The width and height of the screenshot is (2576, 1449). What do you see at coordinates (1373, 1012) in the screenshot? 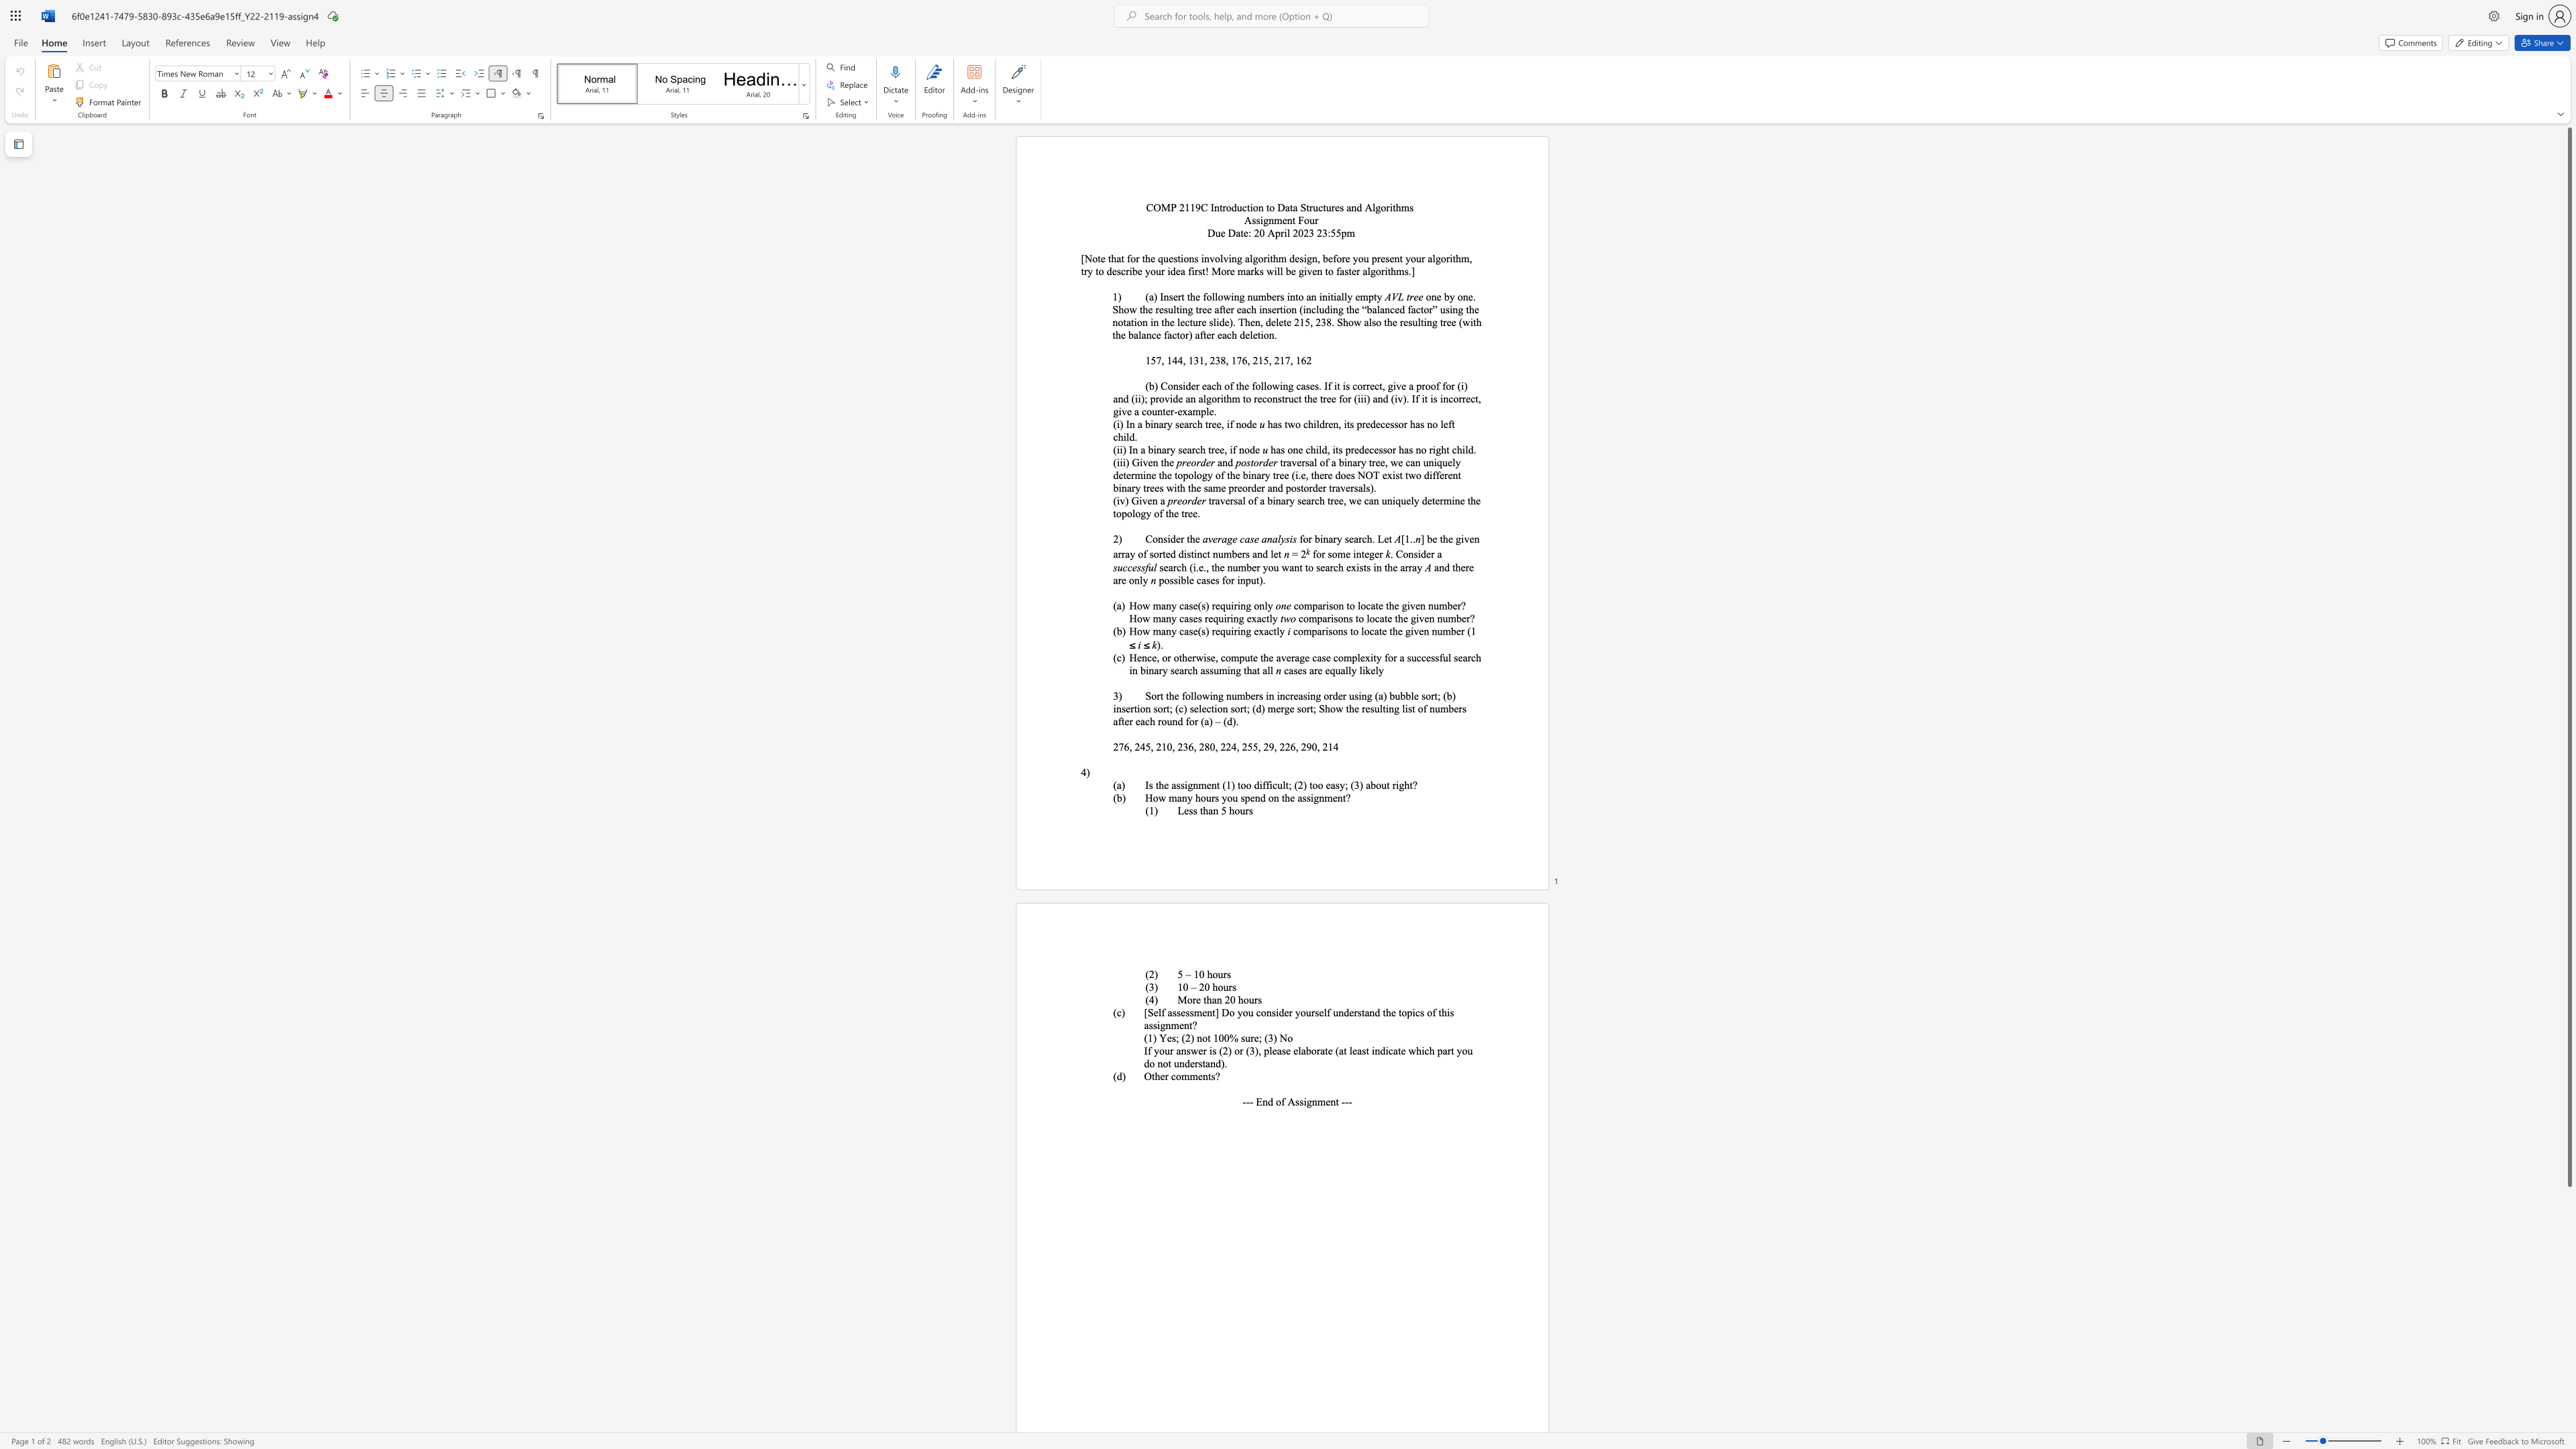
I see `the subset text "d the topics of" within the text "[Self assessment] Do you consider yourself understand the topics of this assignment?"` at bounding box center [1373, 1012].